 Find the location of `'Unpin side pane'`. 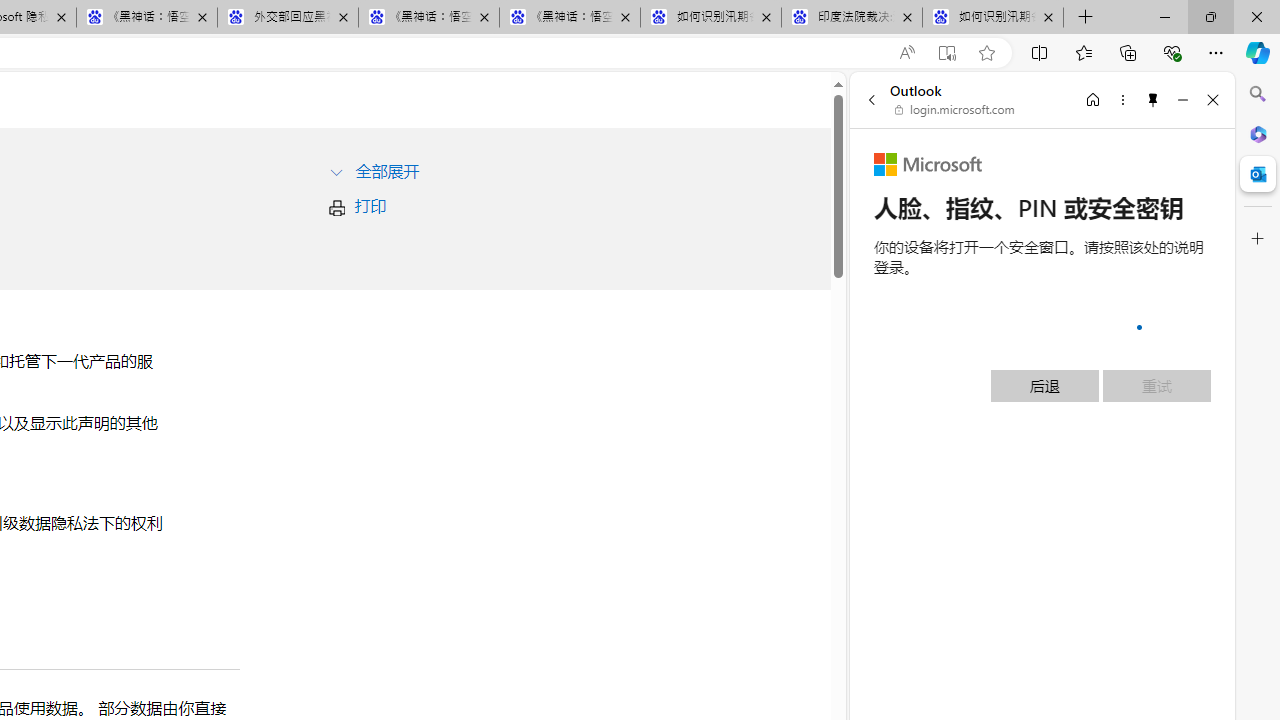

'Unpin side pane' is located at coordinates (1153, 99).